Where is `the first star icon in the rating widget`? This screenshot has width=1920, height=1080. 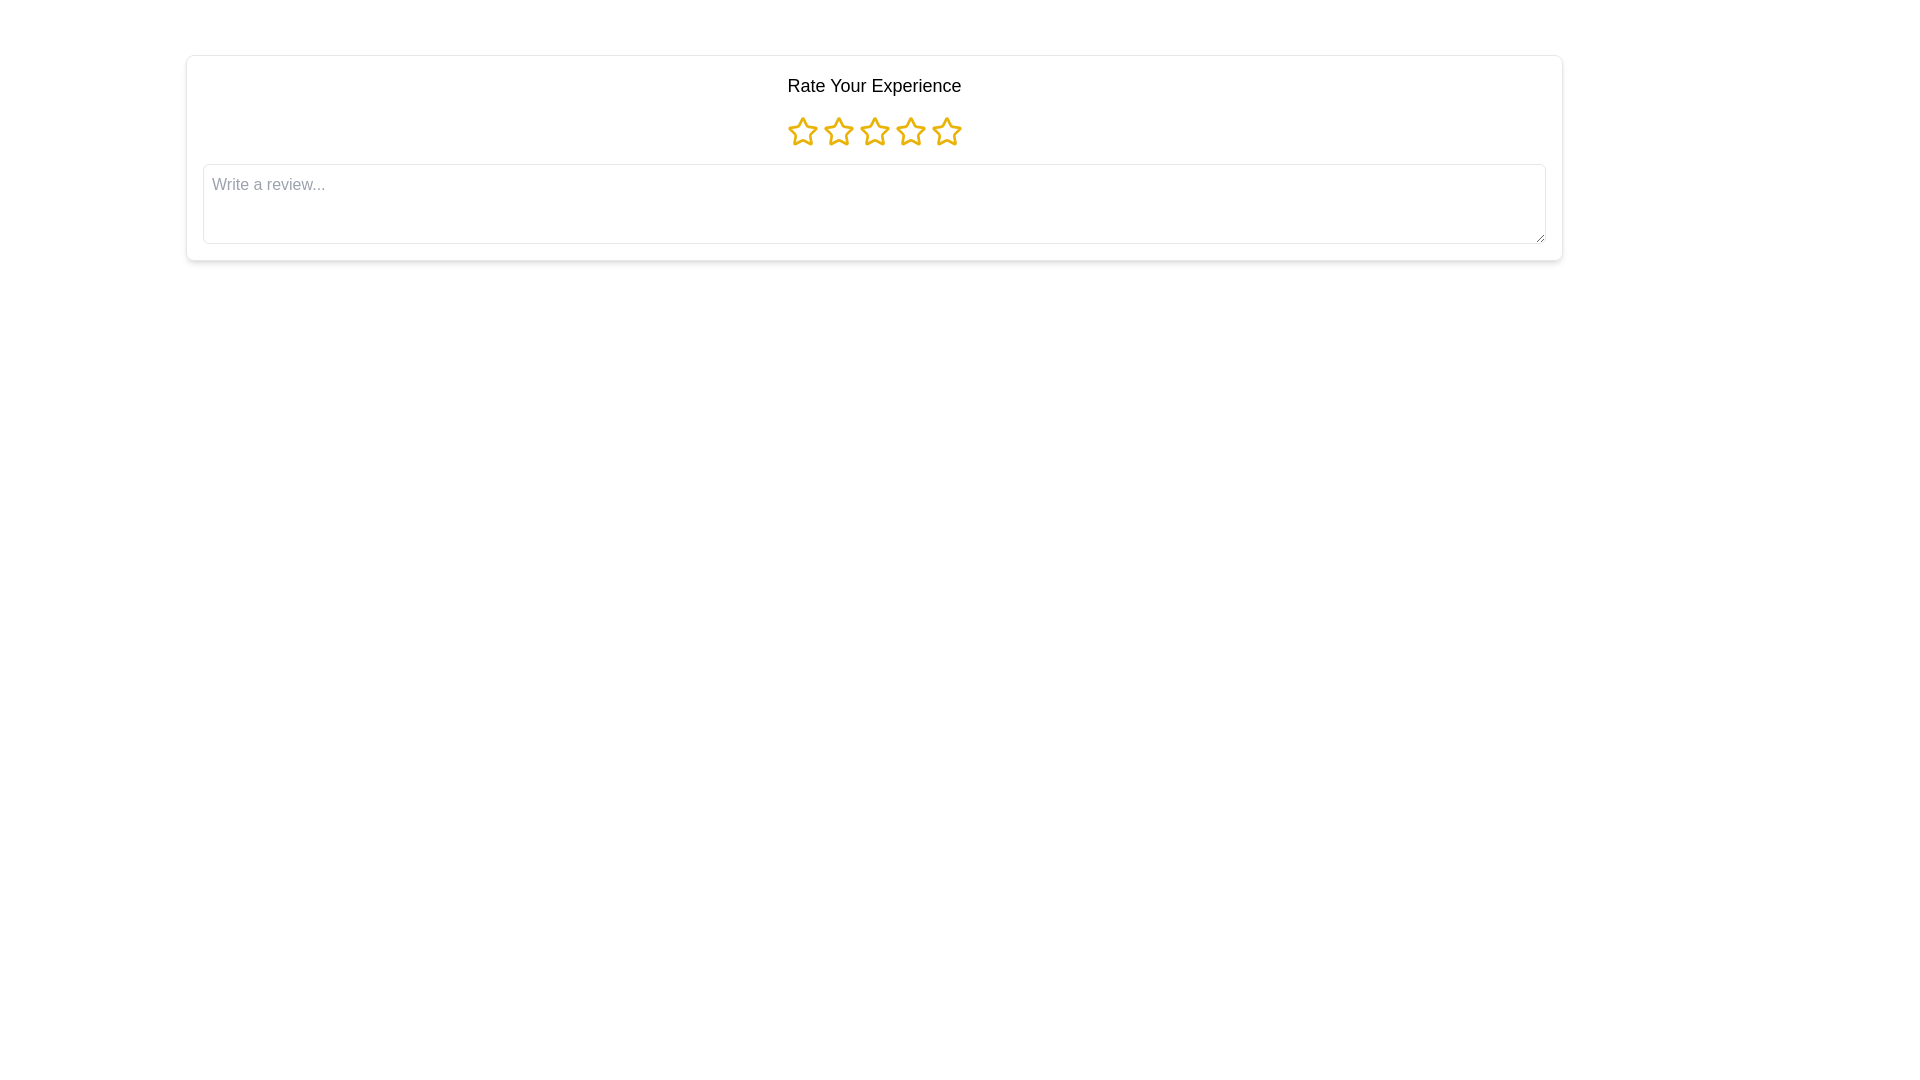
the first star icon in the rating widget is located at coordinates (802, 131).